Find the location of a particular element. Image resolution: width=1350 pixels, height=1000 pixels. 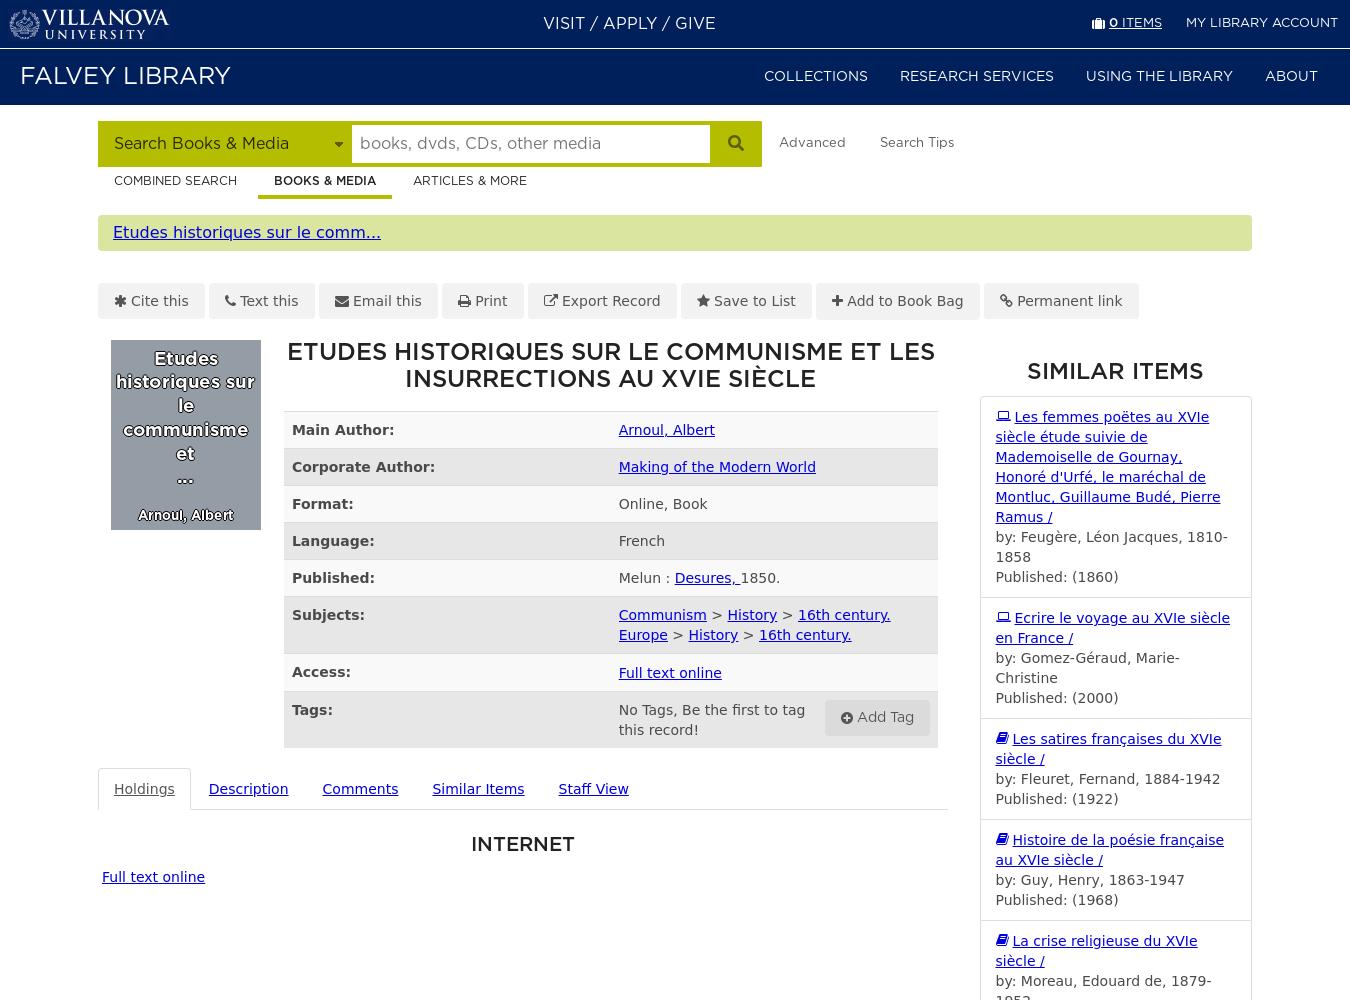

'items' is located at coordinates (1138, 23).